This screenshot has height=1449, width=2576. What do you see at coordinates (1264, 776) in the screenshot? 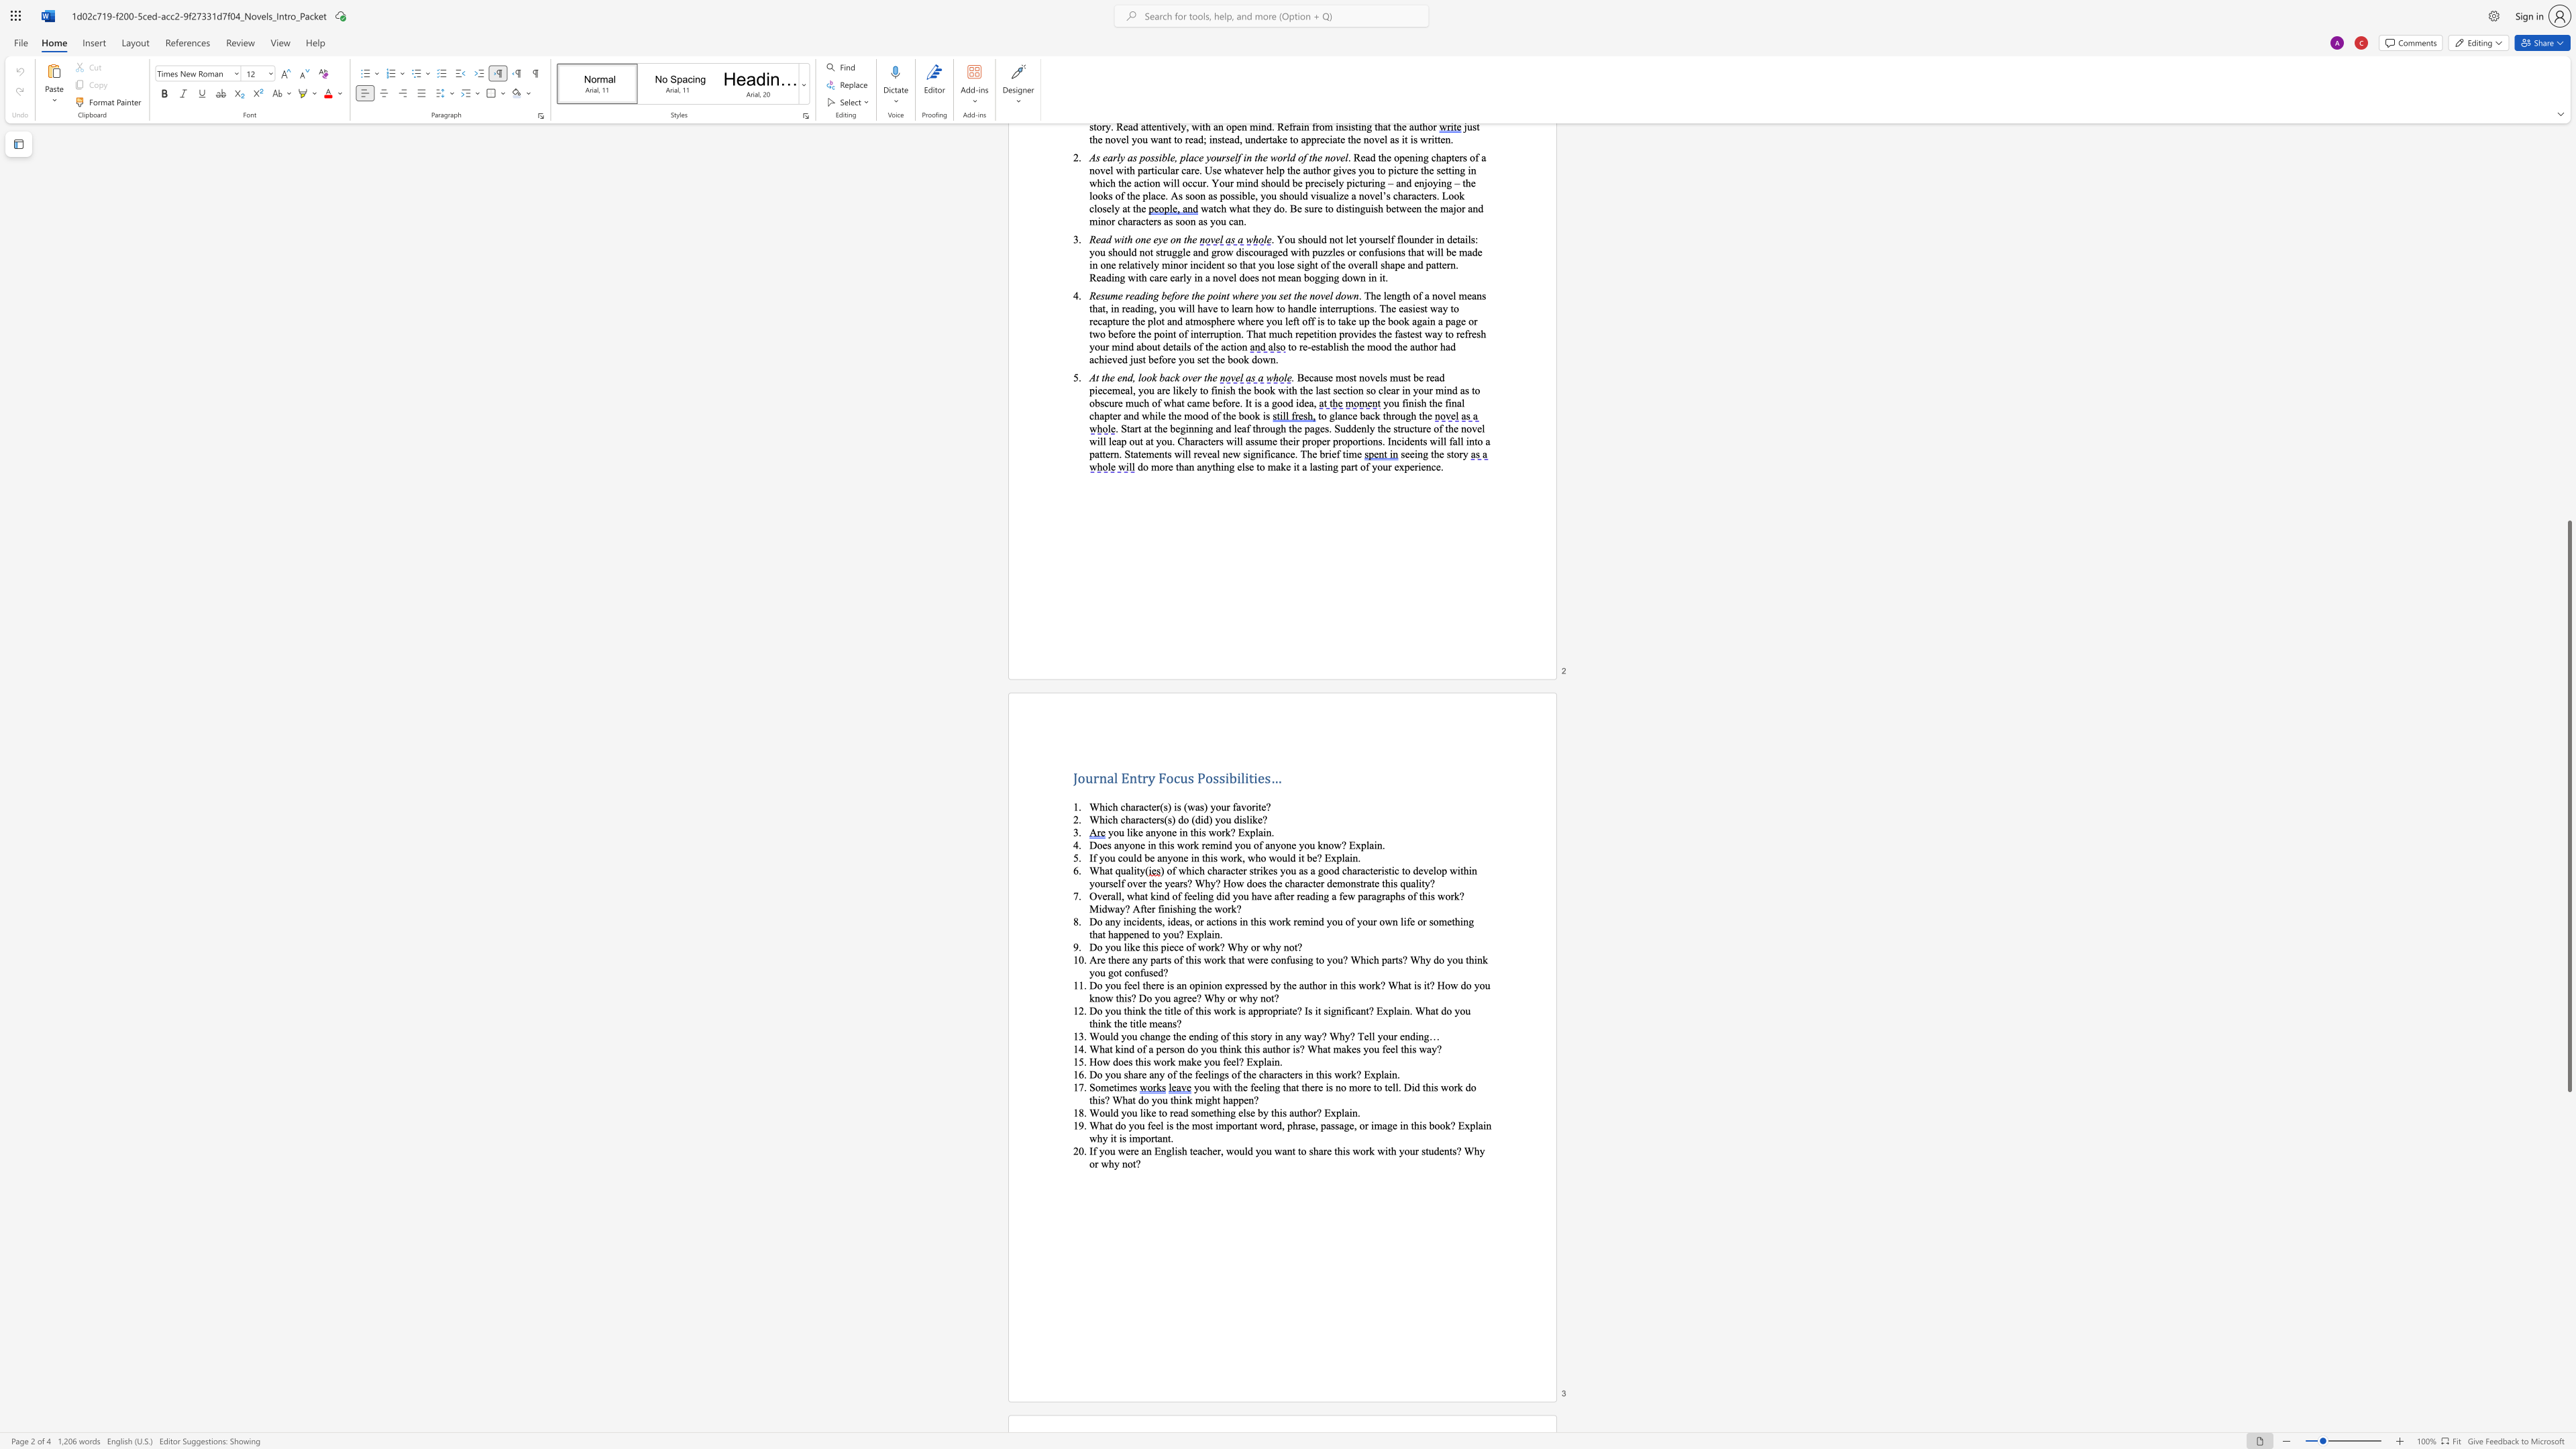
I see `the space between the continuous character "e" and "s" in the text` at bounding box center [1264, 776].